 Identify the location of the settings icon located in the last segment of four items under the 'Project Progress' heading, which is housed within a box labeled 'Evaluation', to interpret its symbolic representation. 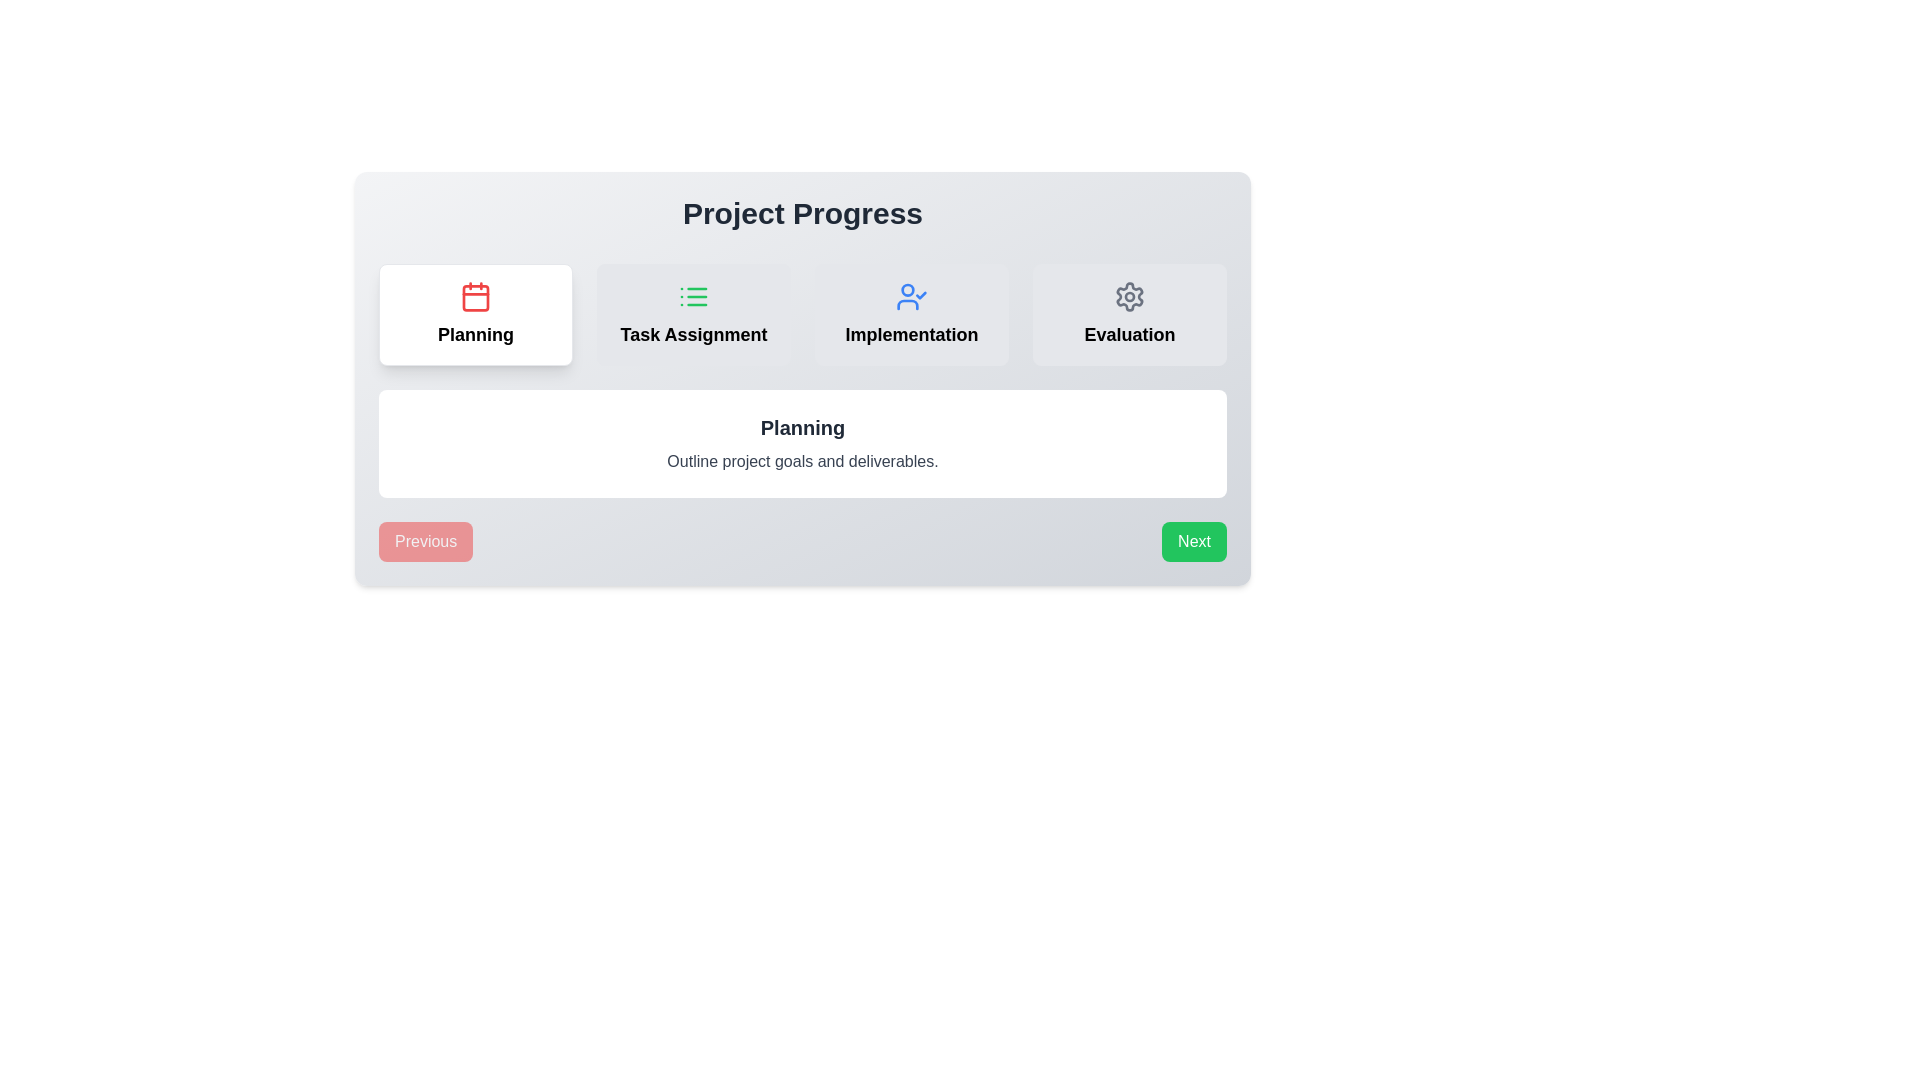
(1129, 297).